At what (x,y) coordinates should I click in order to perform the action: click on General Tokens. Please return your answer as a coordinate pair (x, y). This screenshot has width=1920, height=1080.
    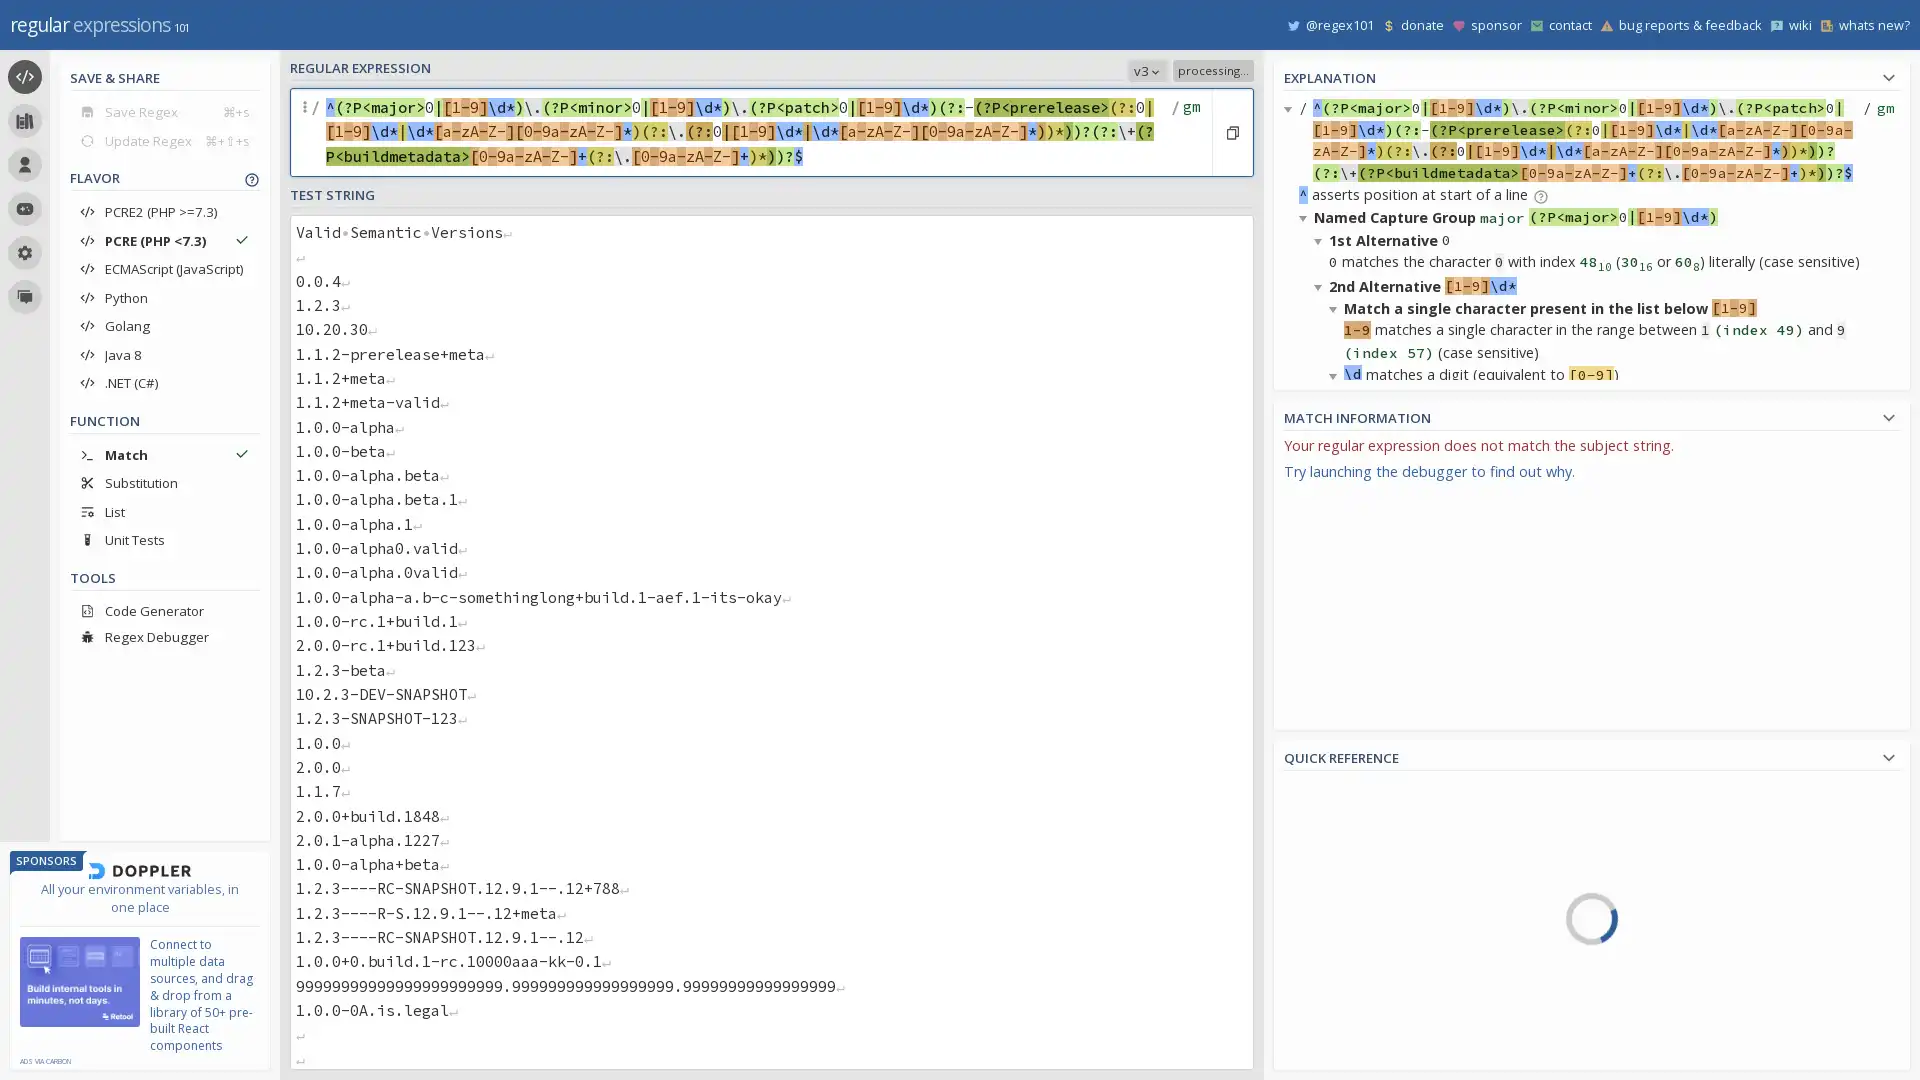
    Looking at the image, I should click on (1377, 886).